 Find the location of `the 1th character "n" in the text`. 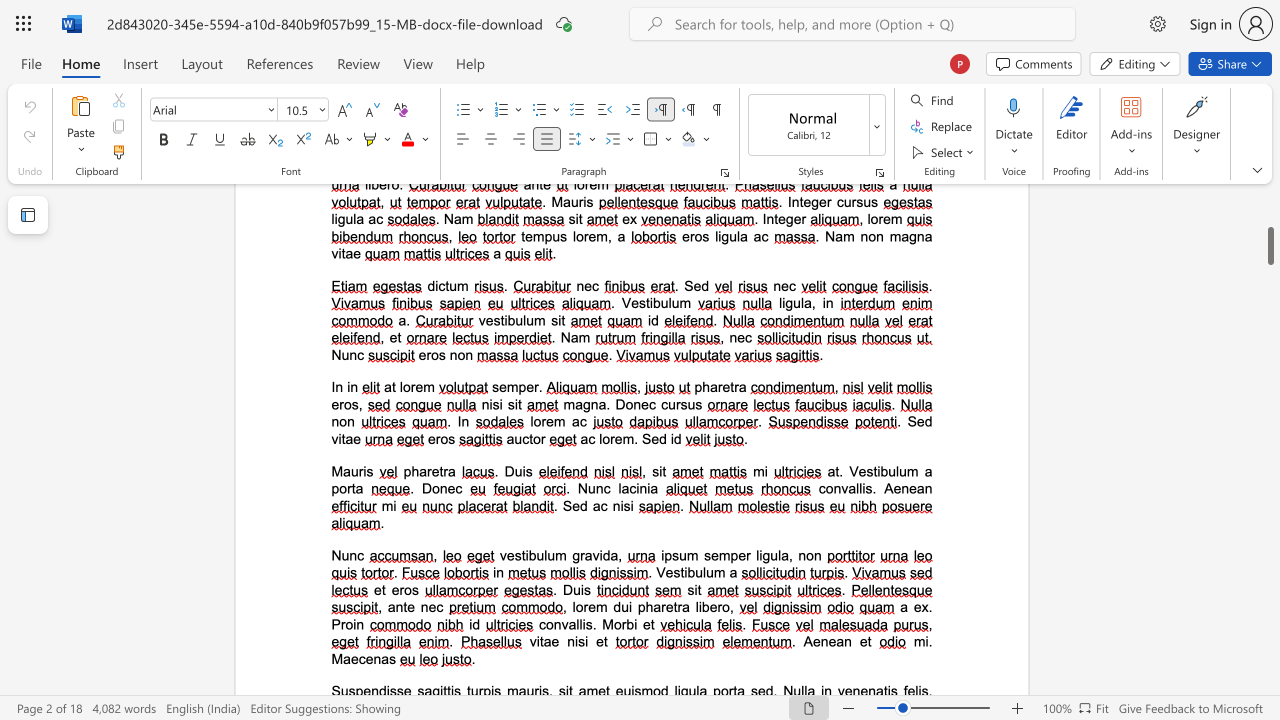

the 1th character "n" in the text is located at coordinates (837, 488).